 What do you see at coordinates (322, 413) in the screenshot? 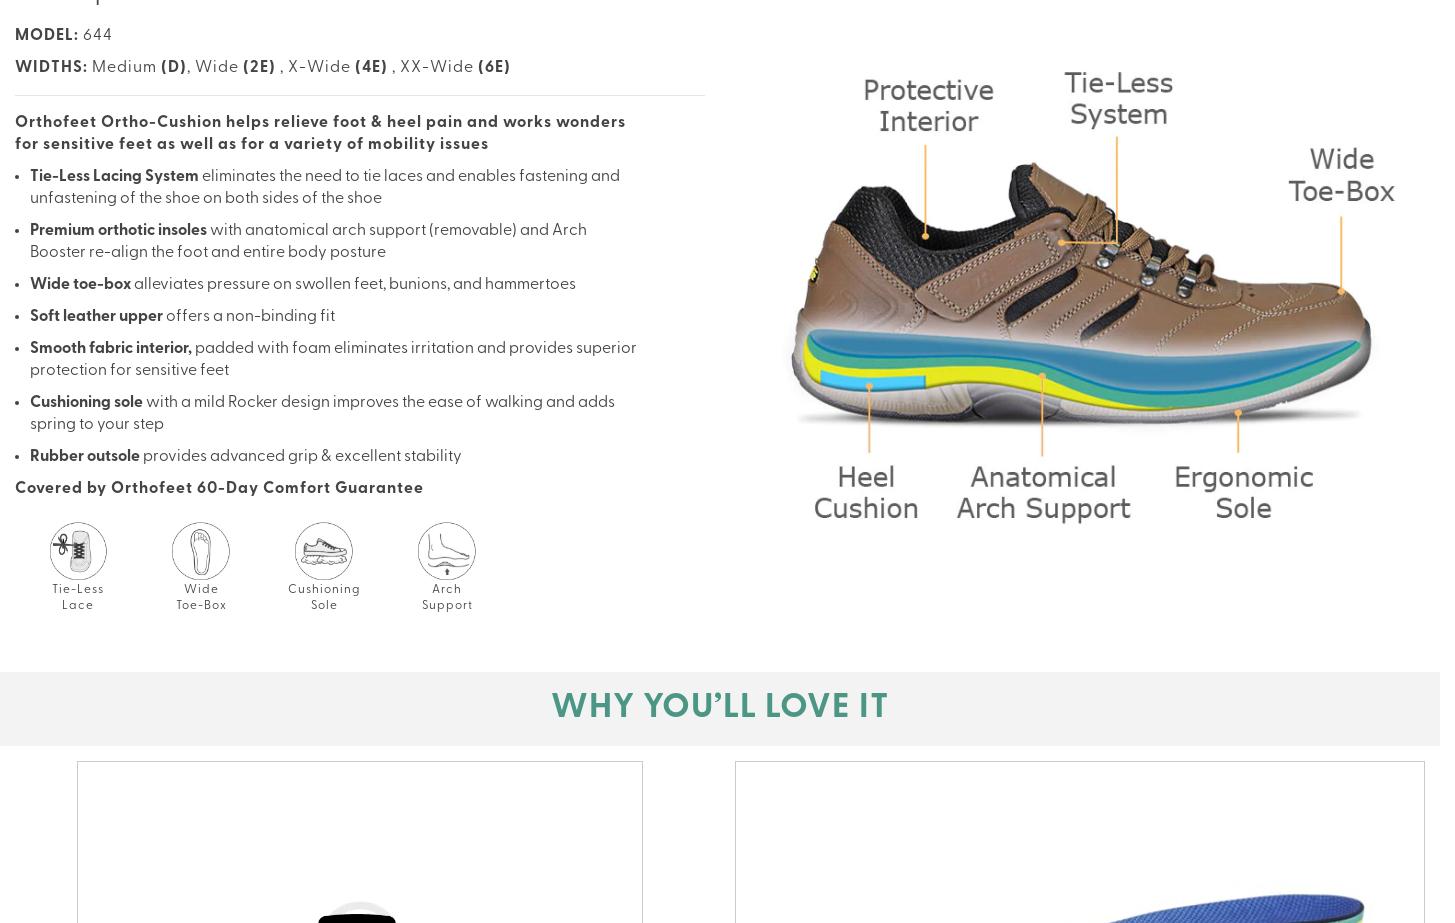
I see `'with a mild Rocker design improves the ease of walking and adds spring to your step'` at bounding box center [322, 413].